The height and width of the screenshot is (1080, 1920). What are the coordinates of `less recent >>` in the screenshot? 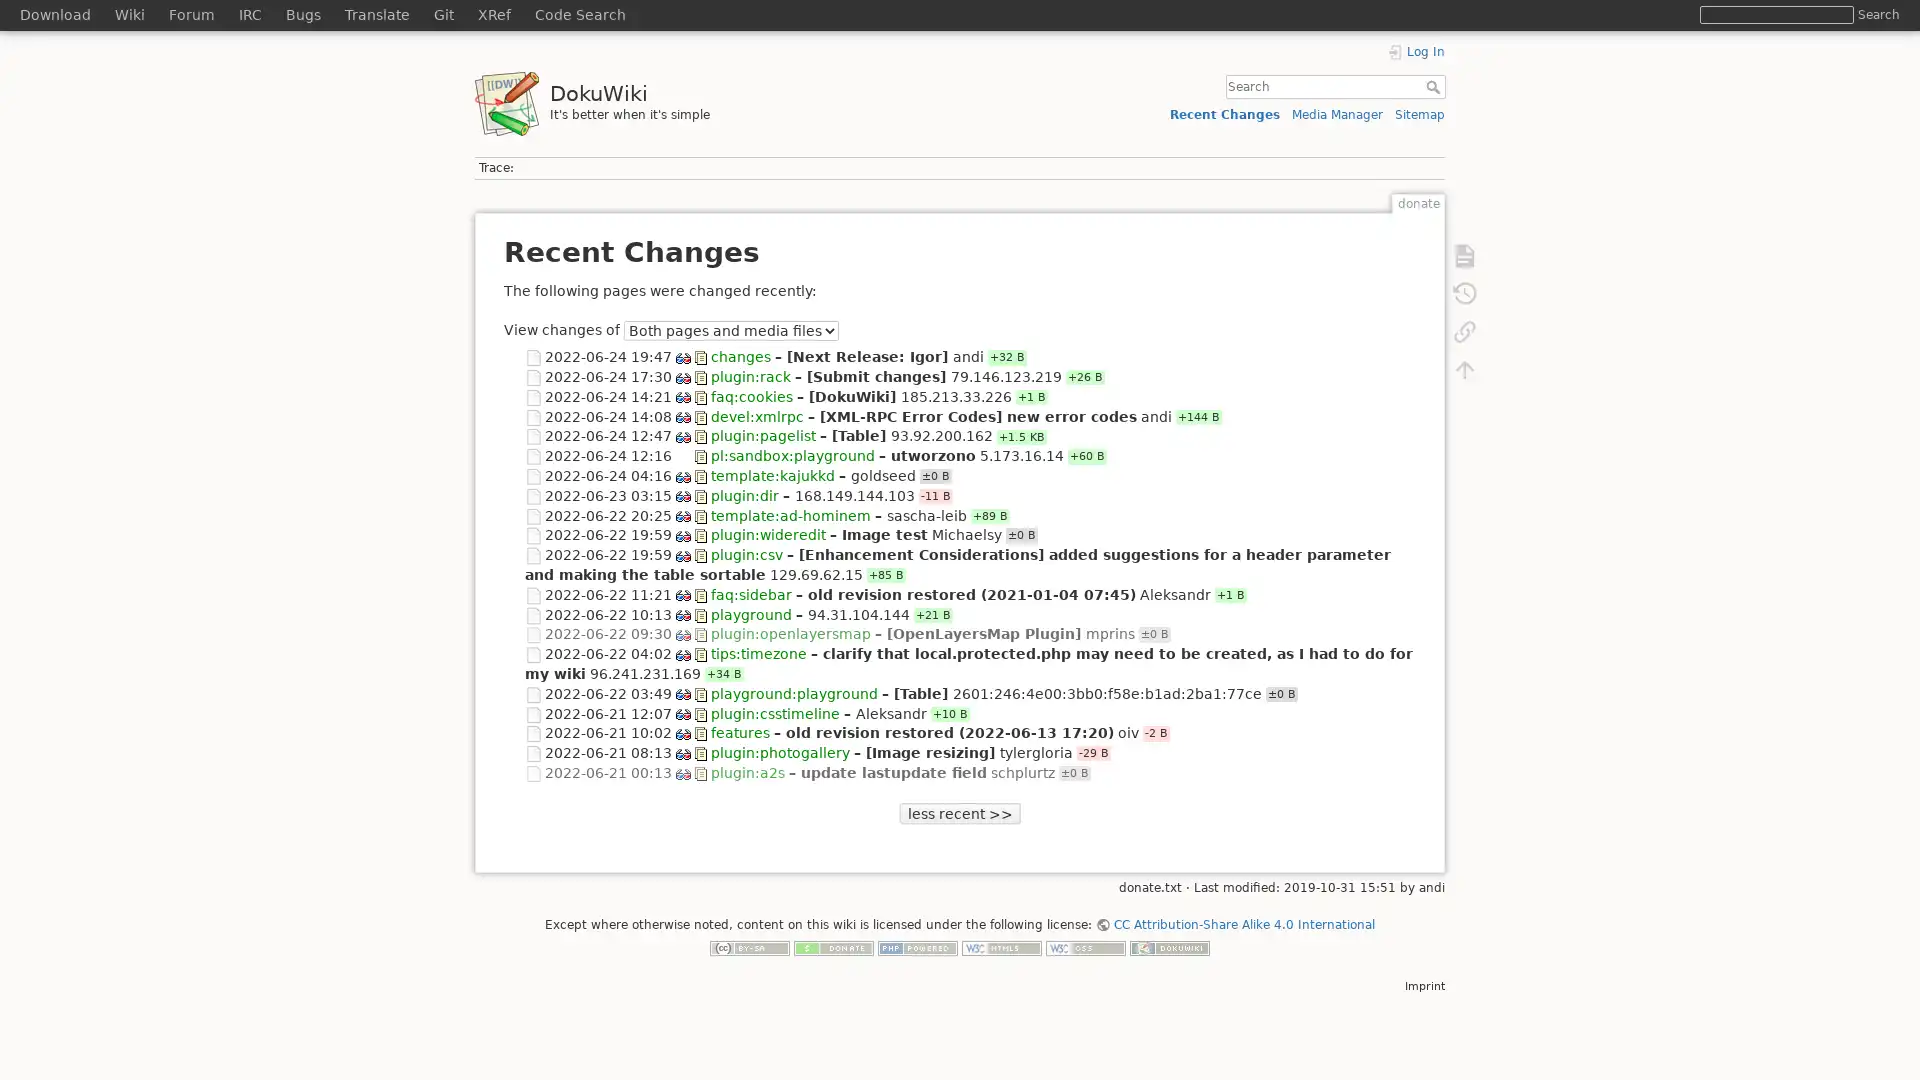 It's located at (958, 813).